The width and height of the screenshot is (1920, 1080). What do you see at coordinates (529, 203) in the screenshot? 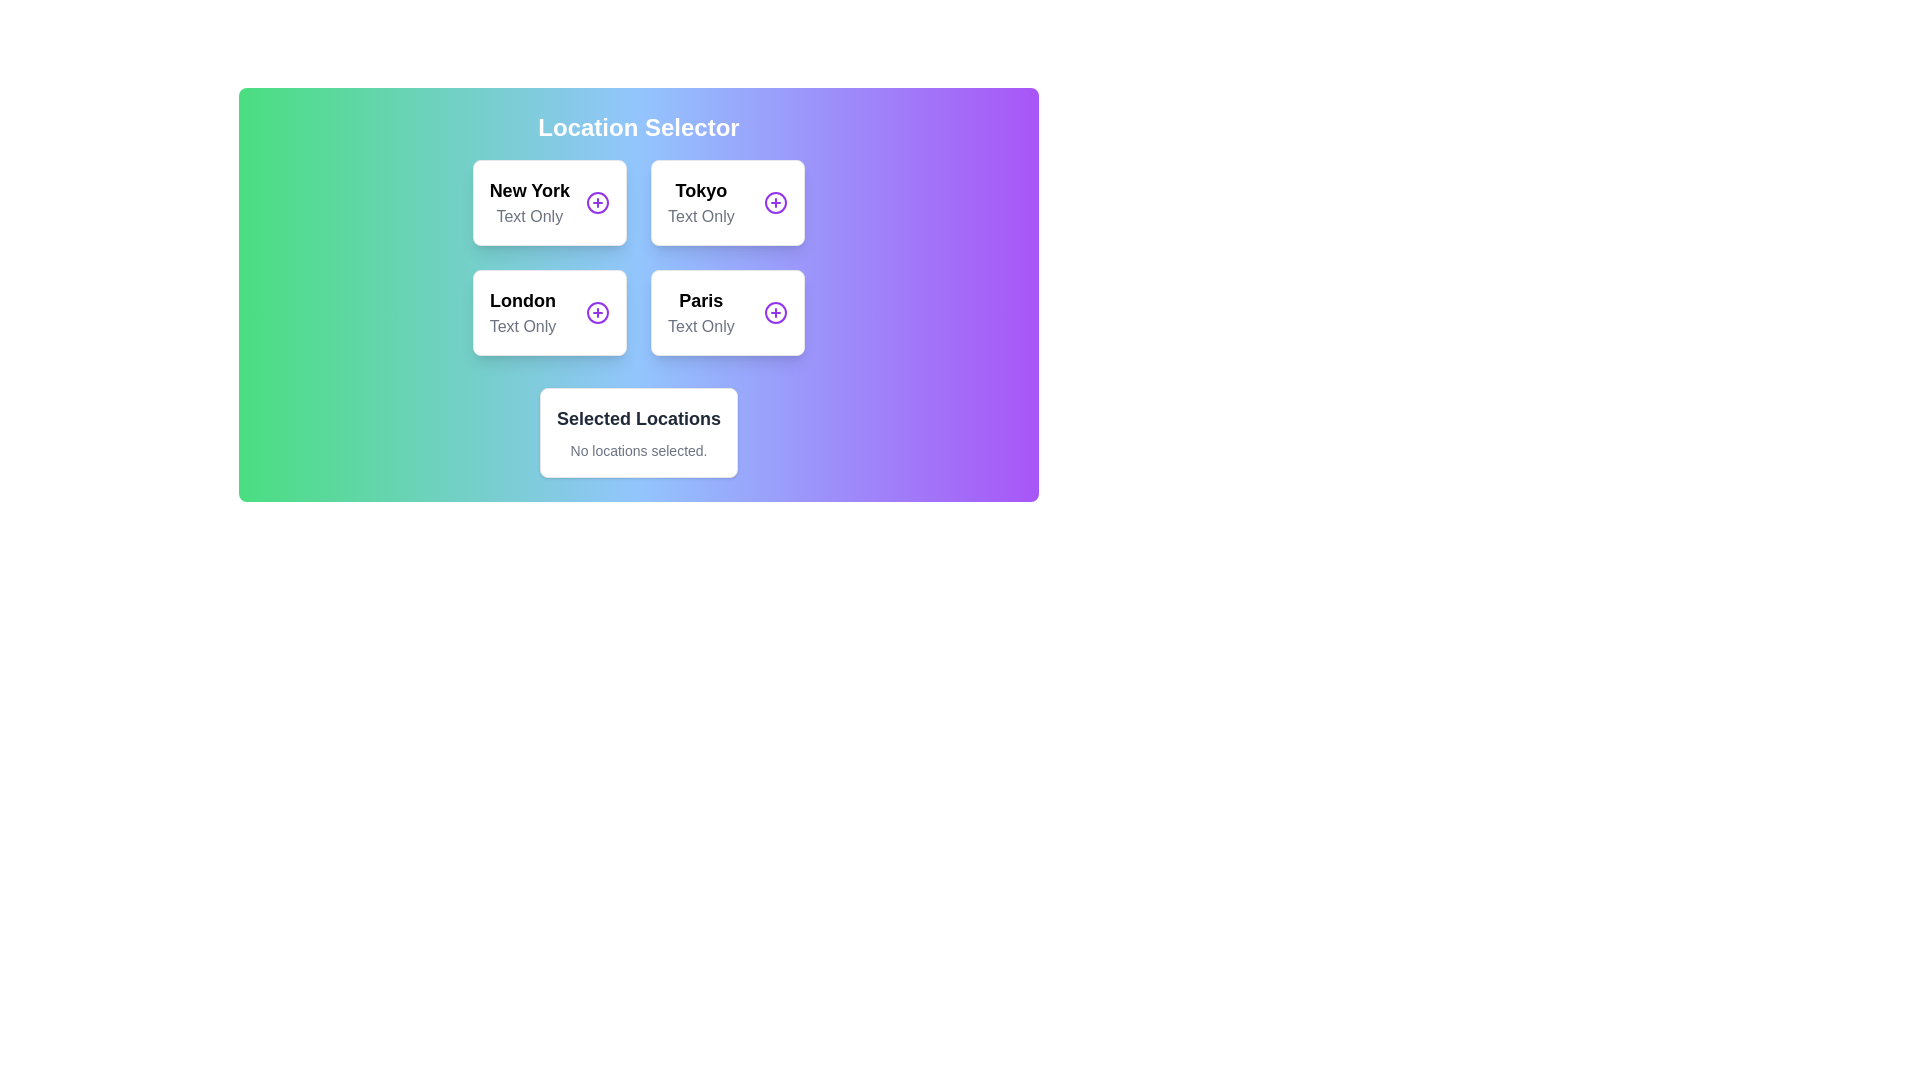
I see `the 'New York' selectable label in the top-left corner of the location selection interface` at bounding box center [529, 203].